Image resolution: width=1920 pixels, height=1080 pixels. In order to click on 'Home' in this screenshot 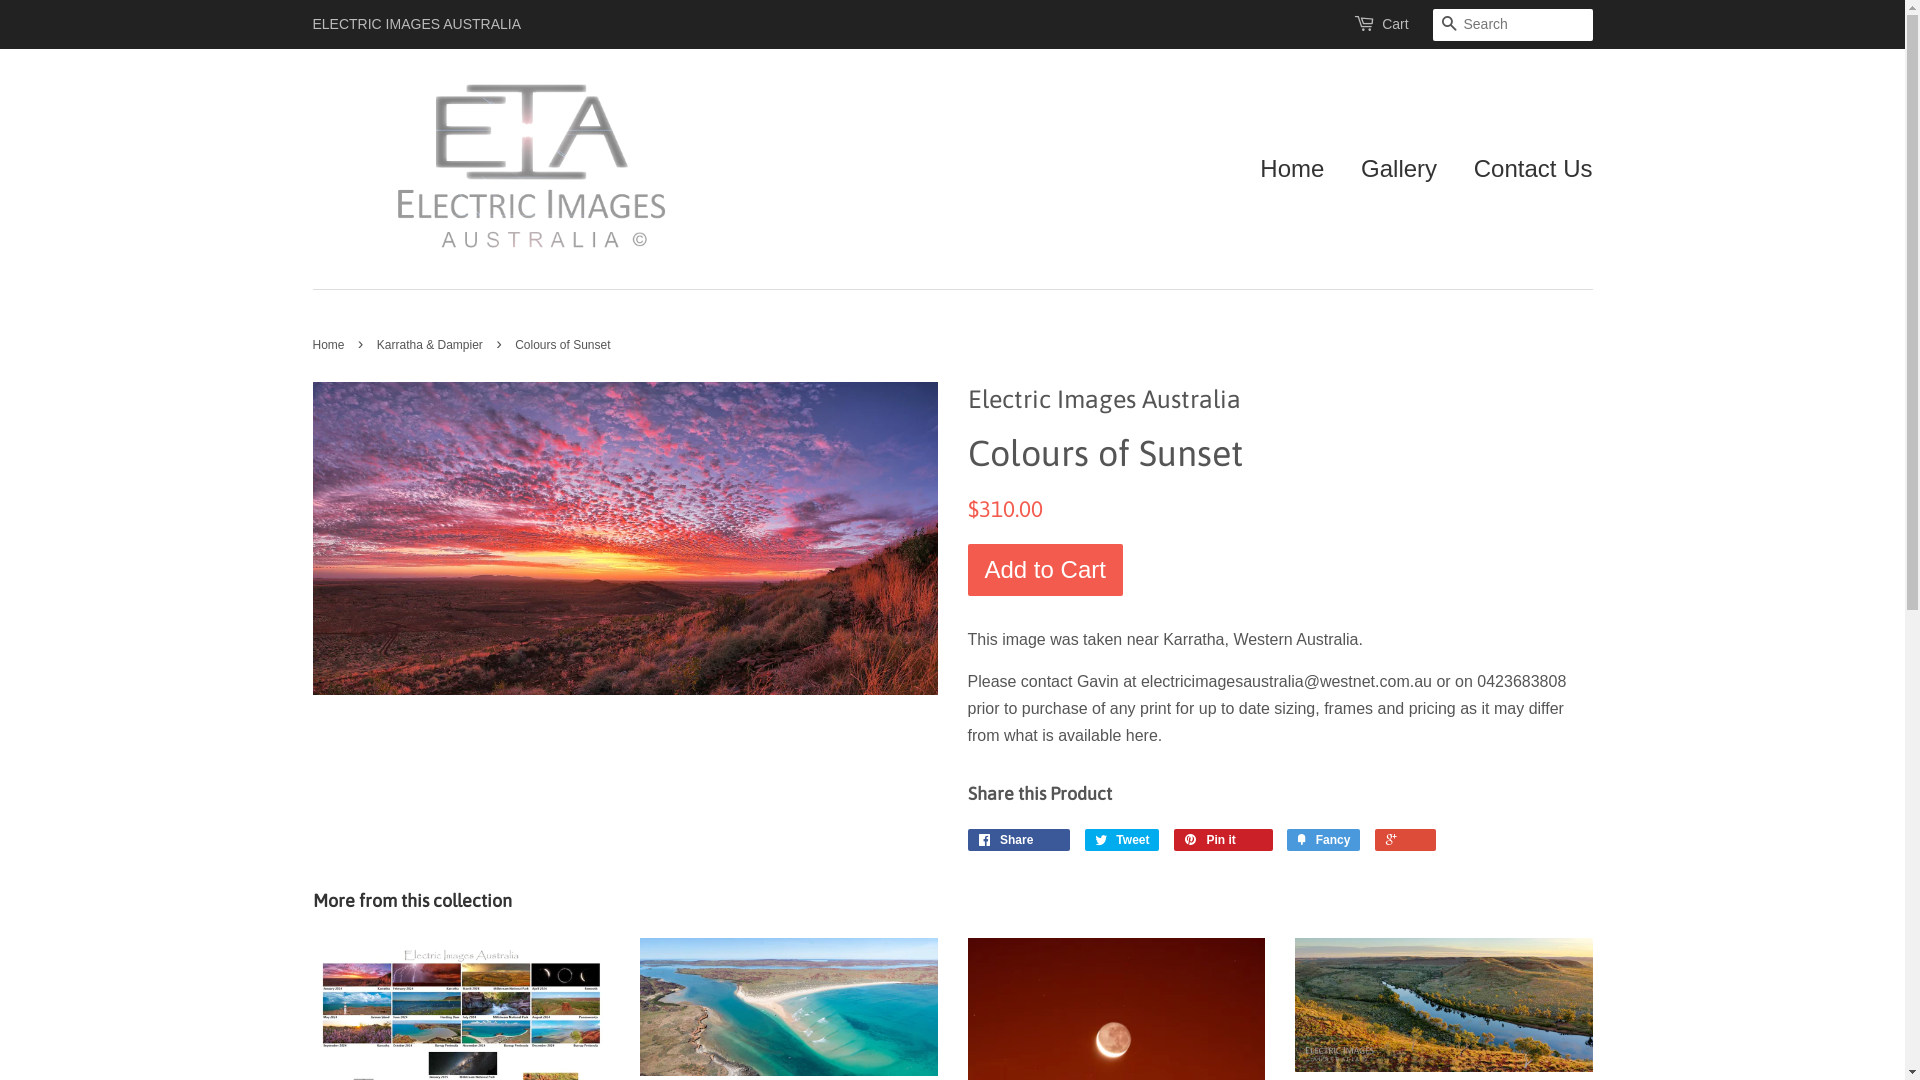, I will do `click(1258, 168)`.